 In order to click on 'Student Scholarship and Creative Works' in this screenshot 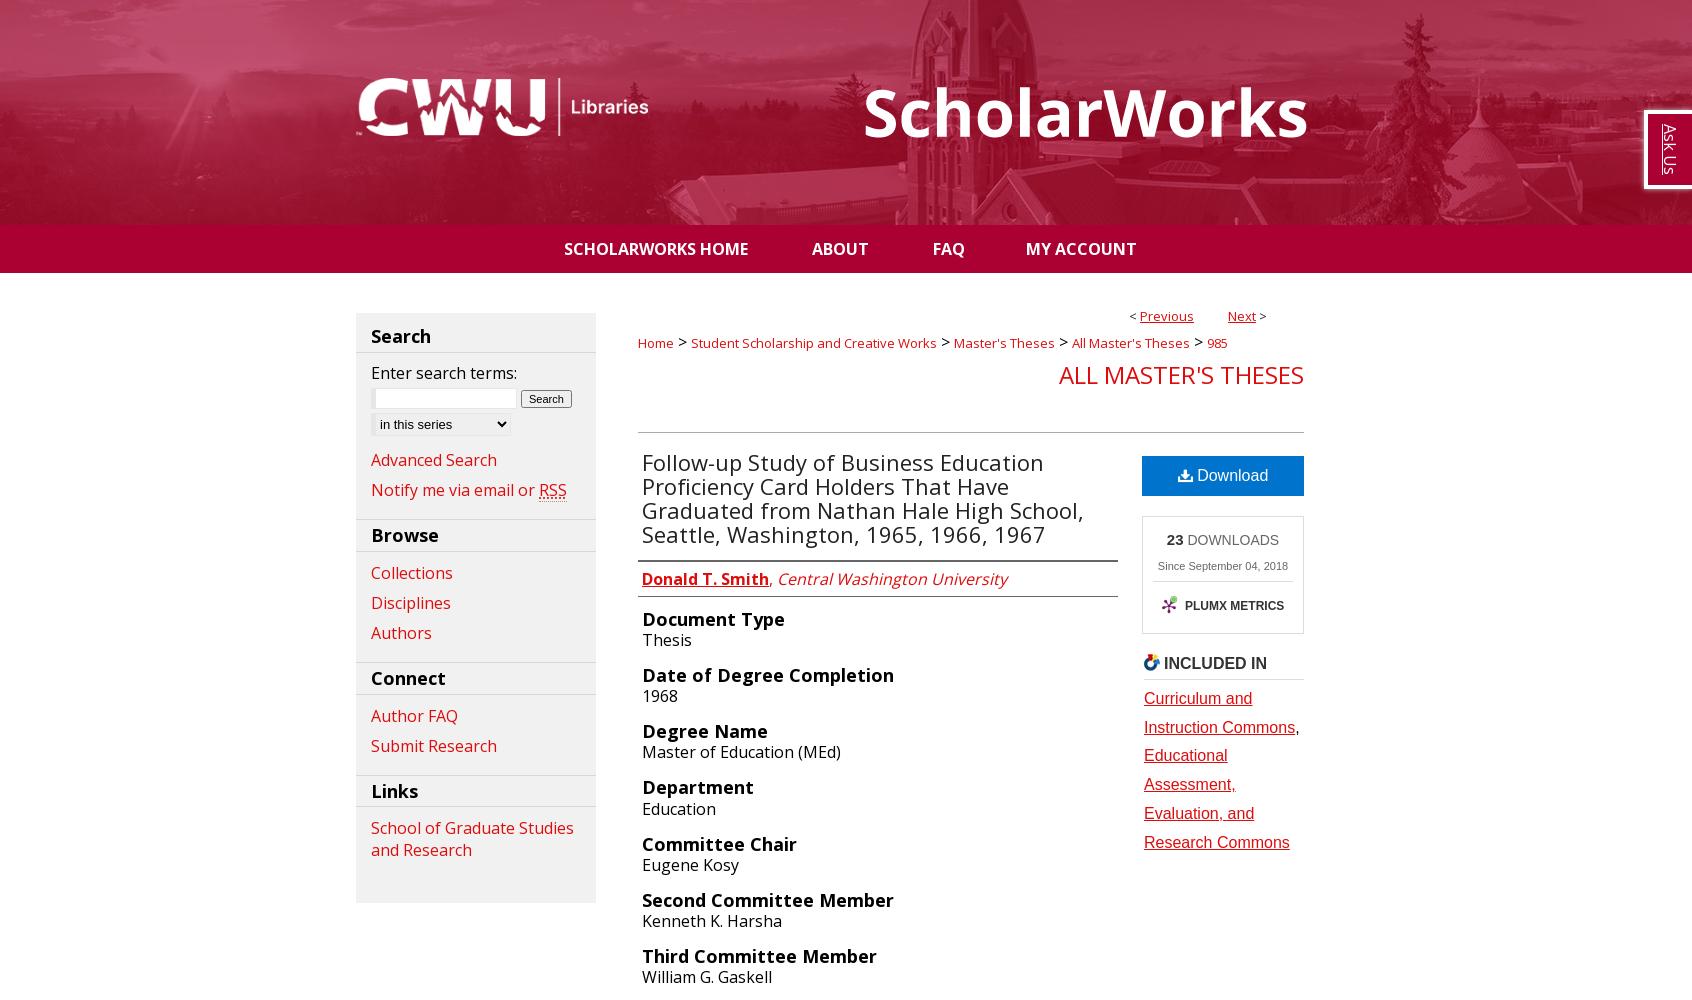, I will do `click(814, 342)`.